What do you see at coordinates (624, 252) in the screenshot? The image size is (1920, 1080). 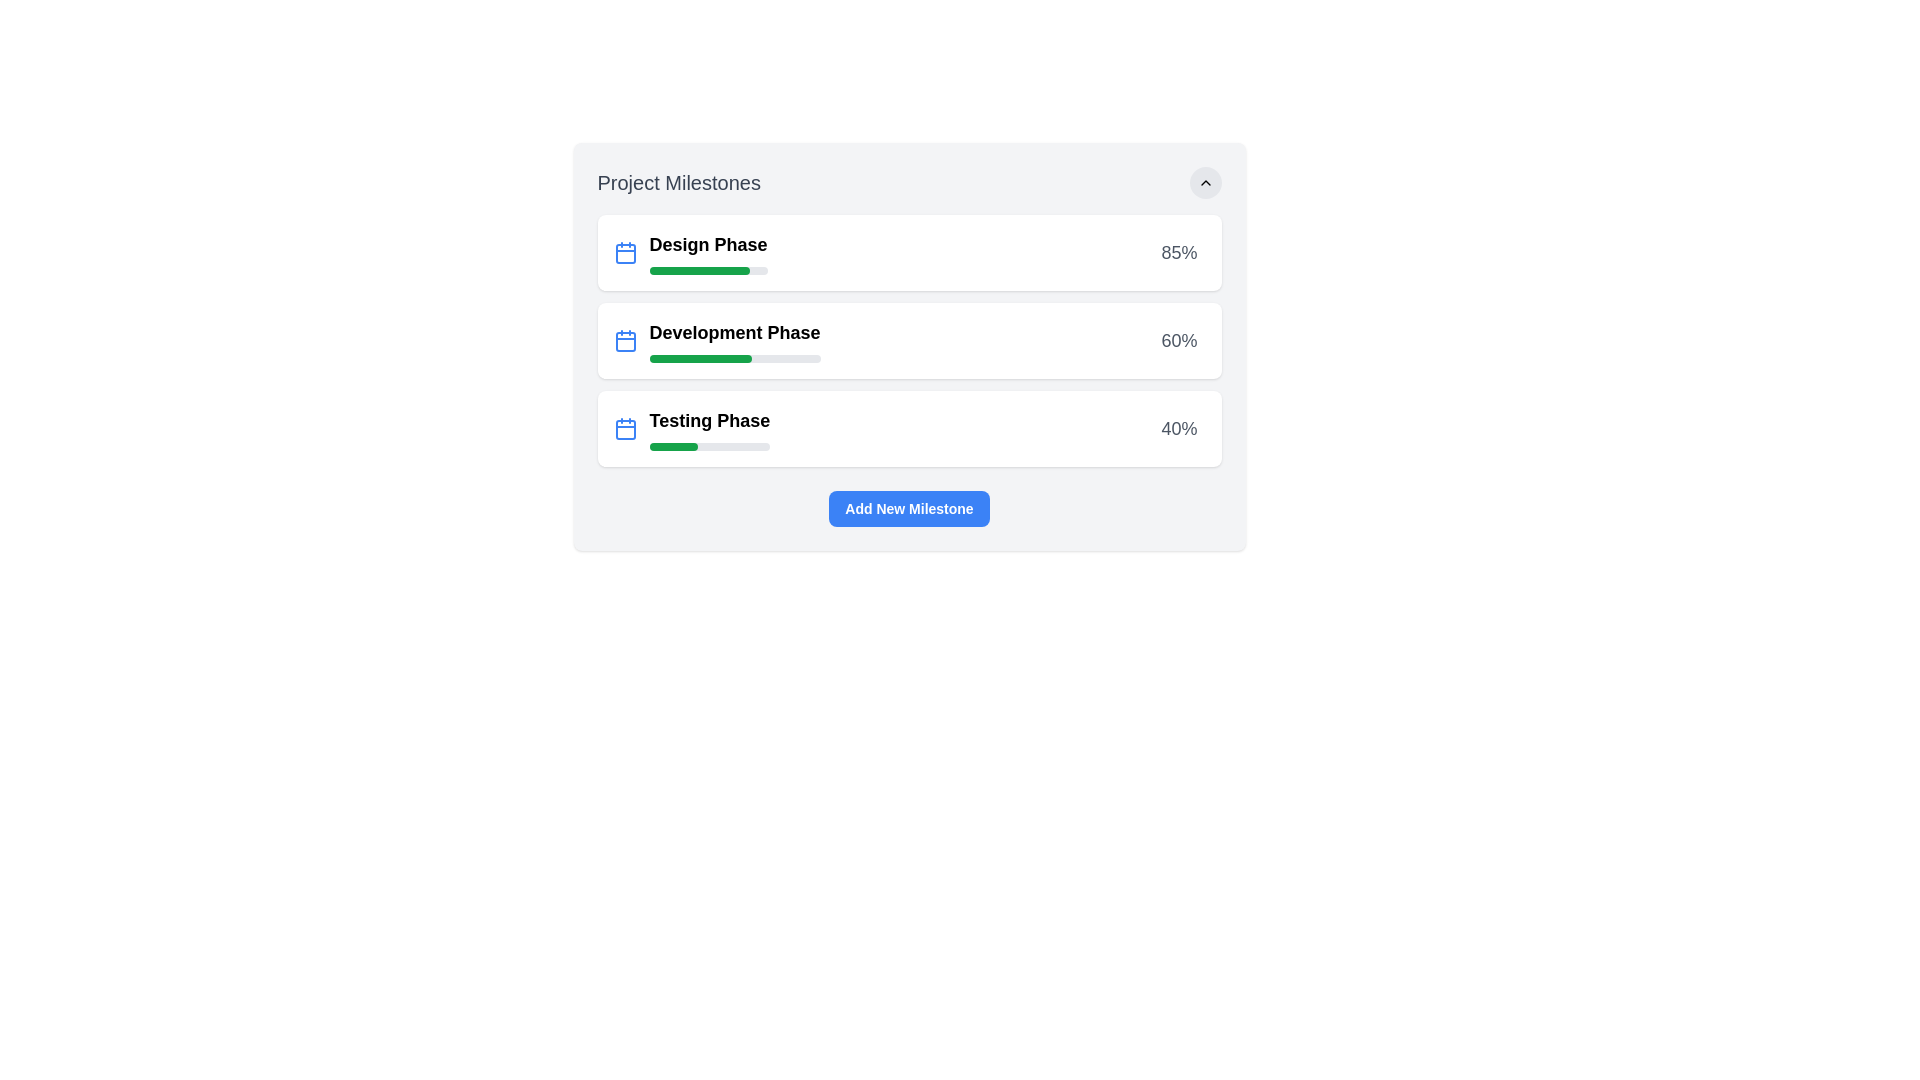 I see `the blue calendar icon located to the left of the 'Design Phase' text in the topmost milestone card` at bounding box center [624, 252].